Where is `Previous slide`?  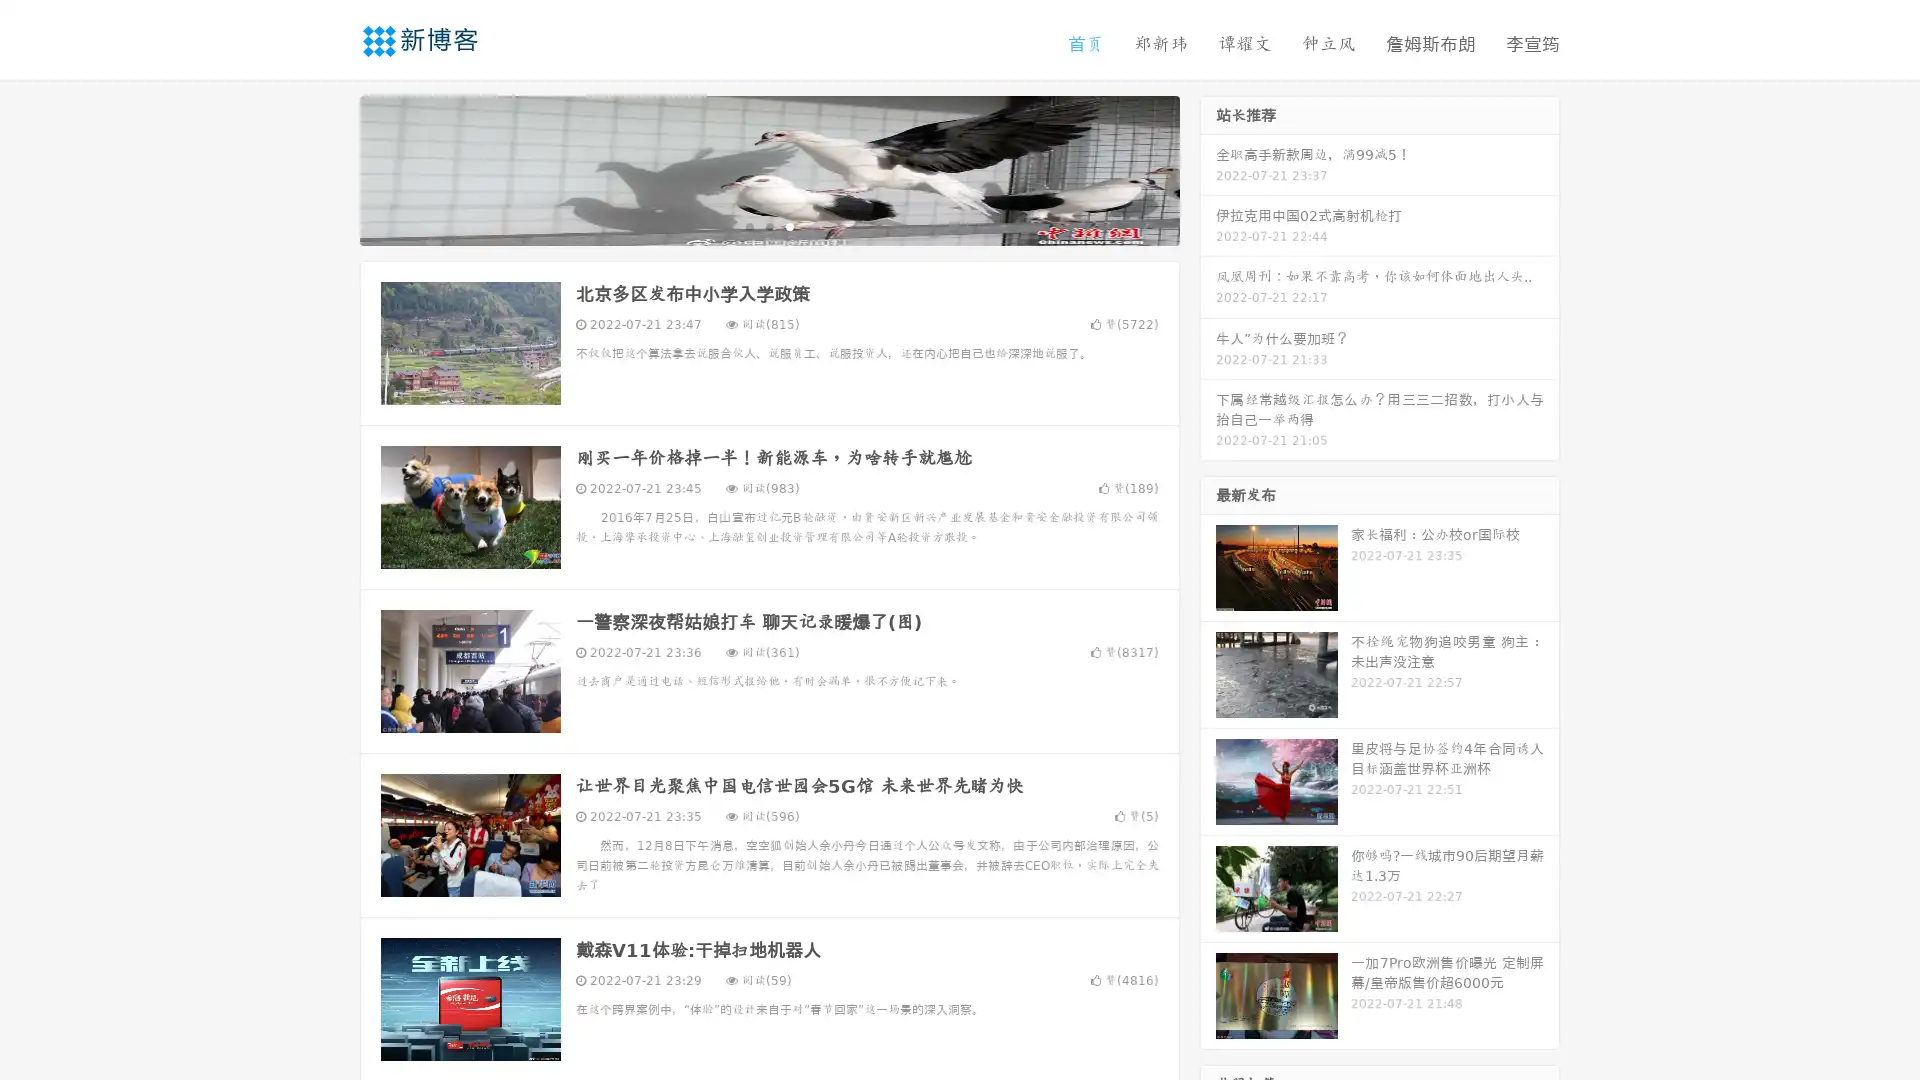
Previous slide is located at coordinates (330, 168).